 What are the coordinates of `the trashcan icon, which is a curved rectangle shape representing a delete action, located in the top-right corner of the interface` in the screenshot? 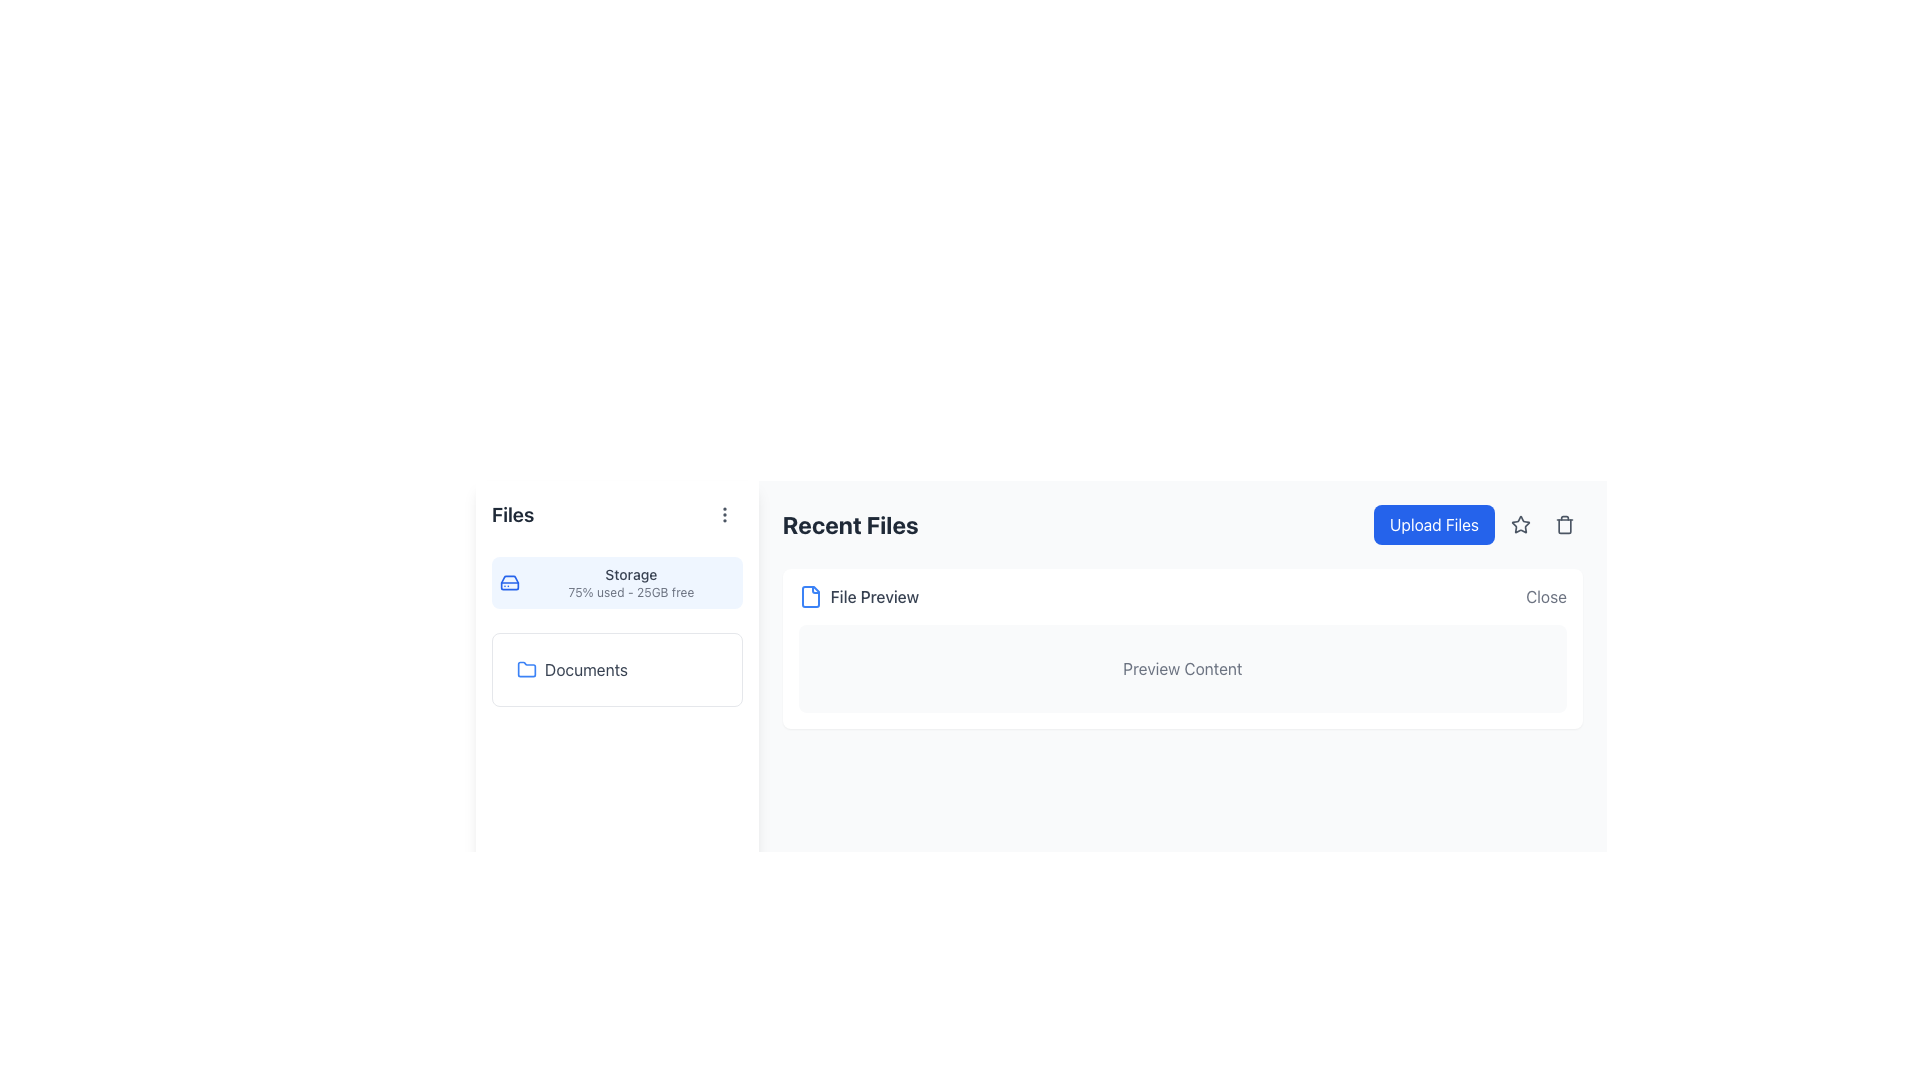 It's located at (1563, 524).